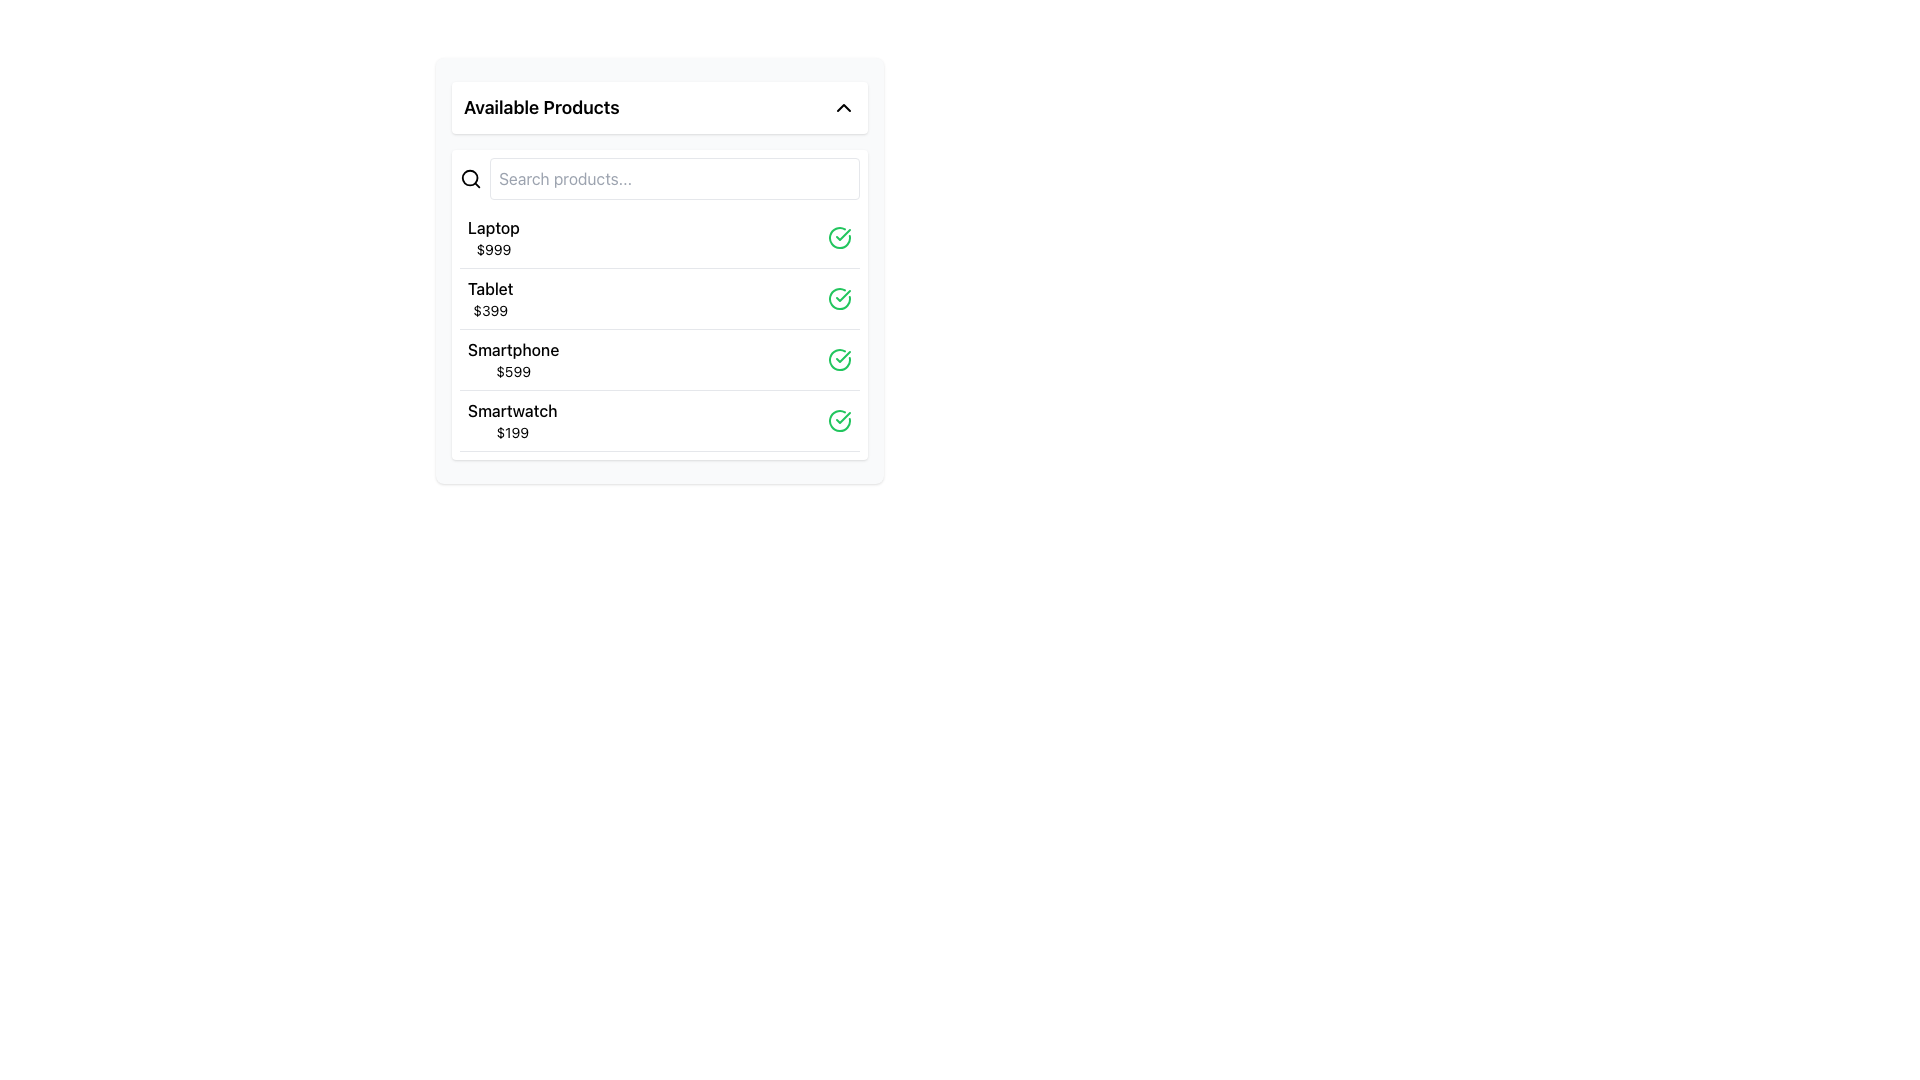  I want to click on the checkmark icon inside a circle, which is located to the right of the 'Smartwatch - $199' item in the product list, so click(843, 356).